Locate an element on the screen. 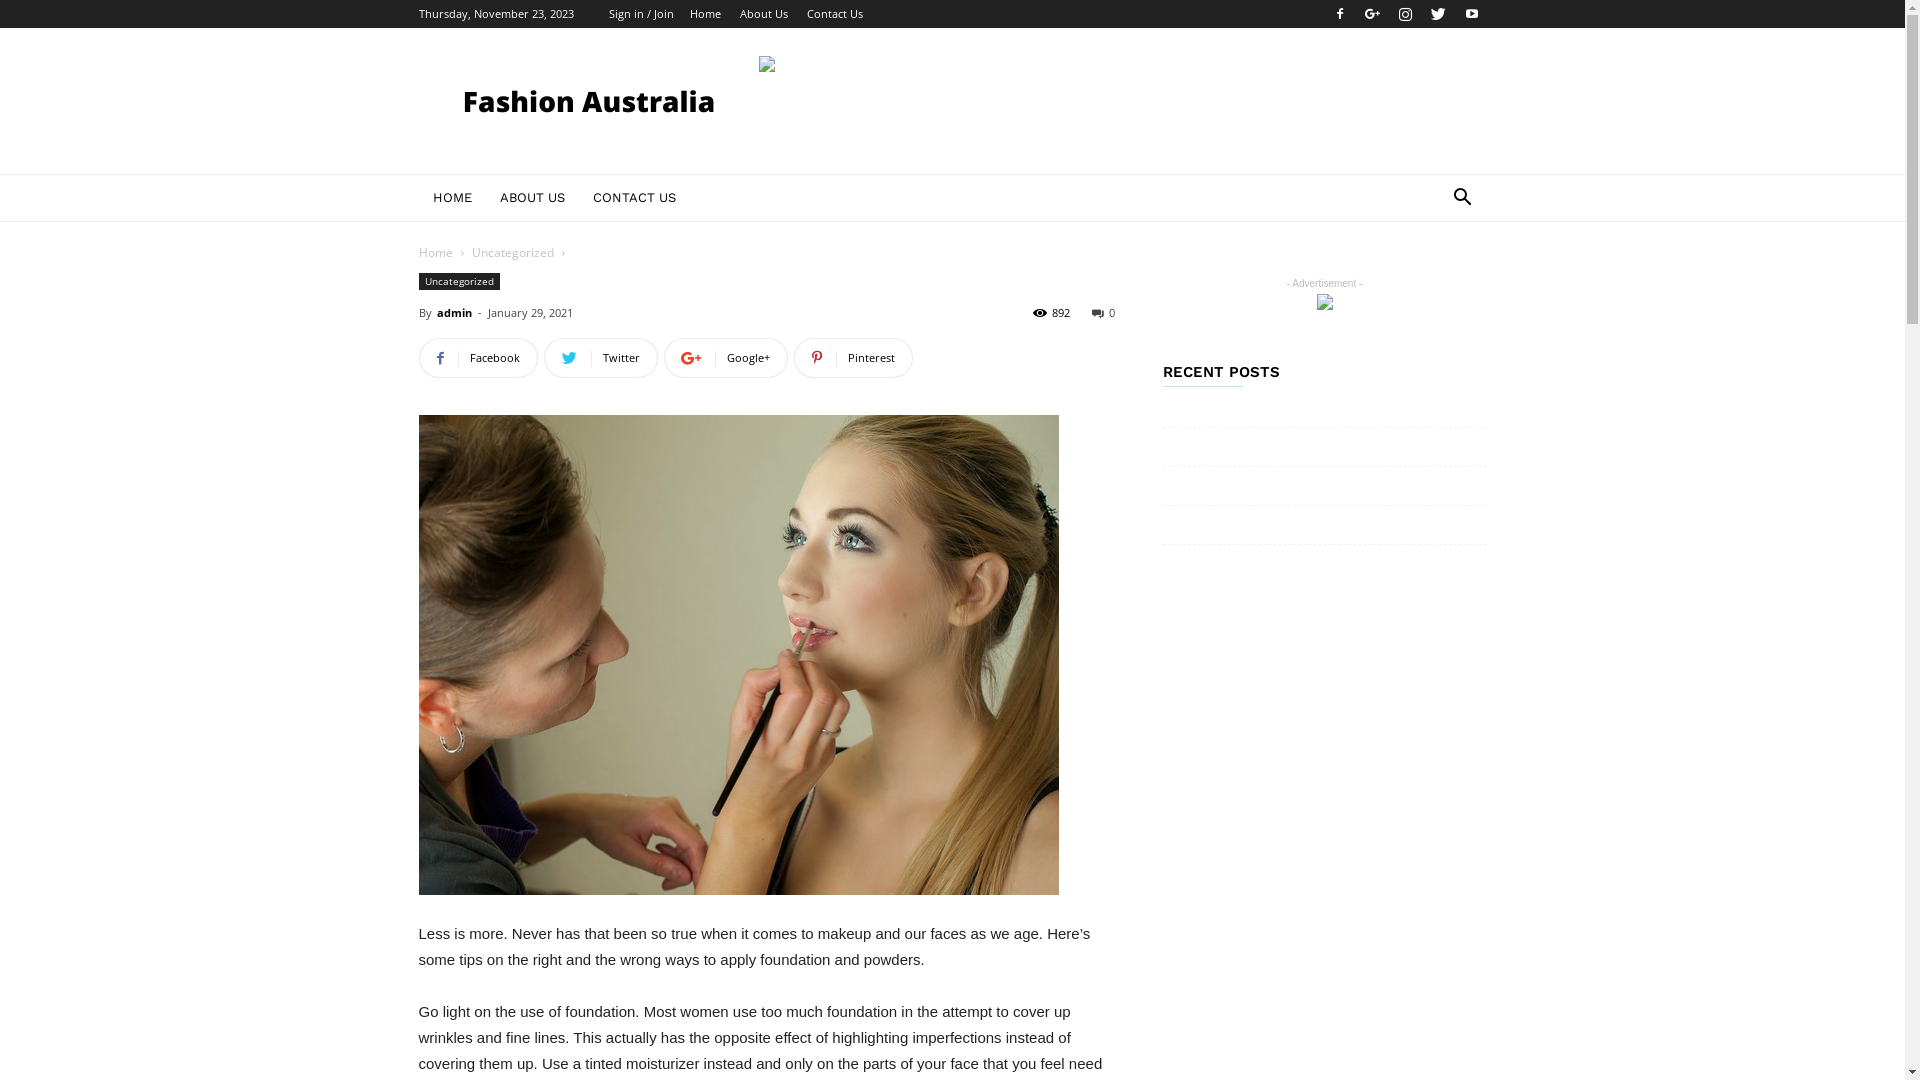 The height and width of the screenshot is (1080, 1920). 'Pinterest' is located at coordinates (853, 357).